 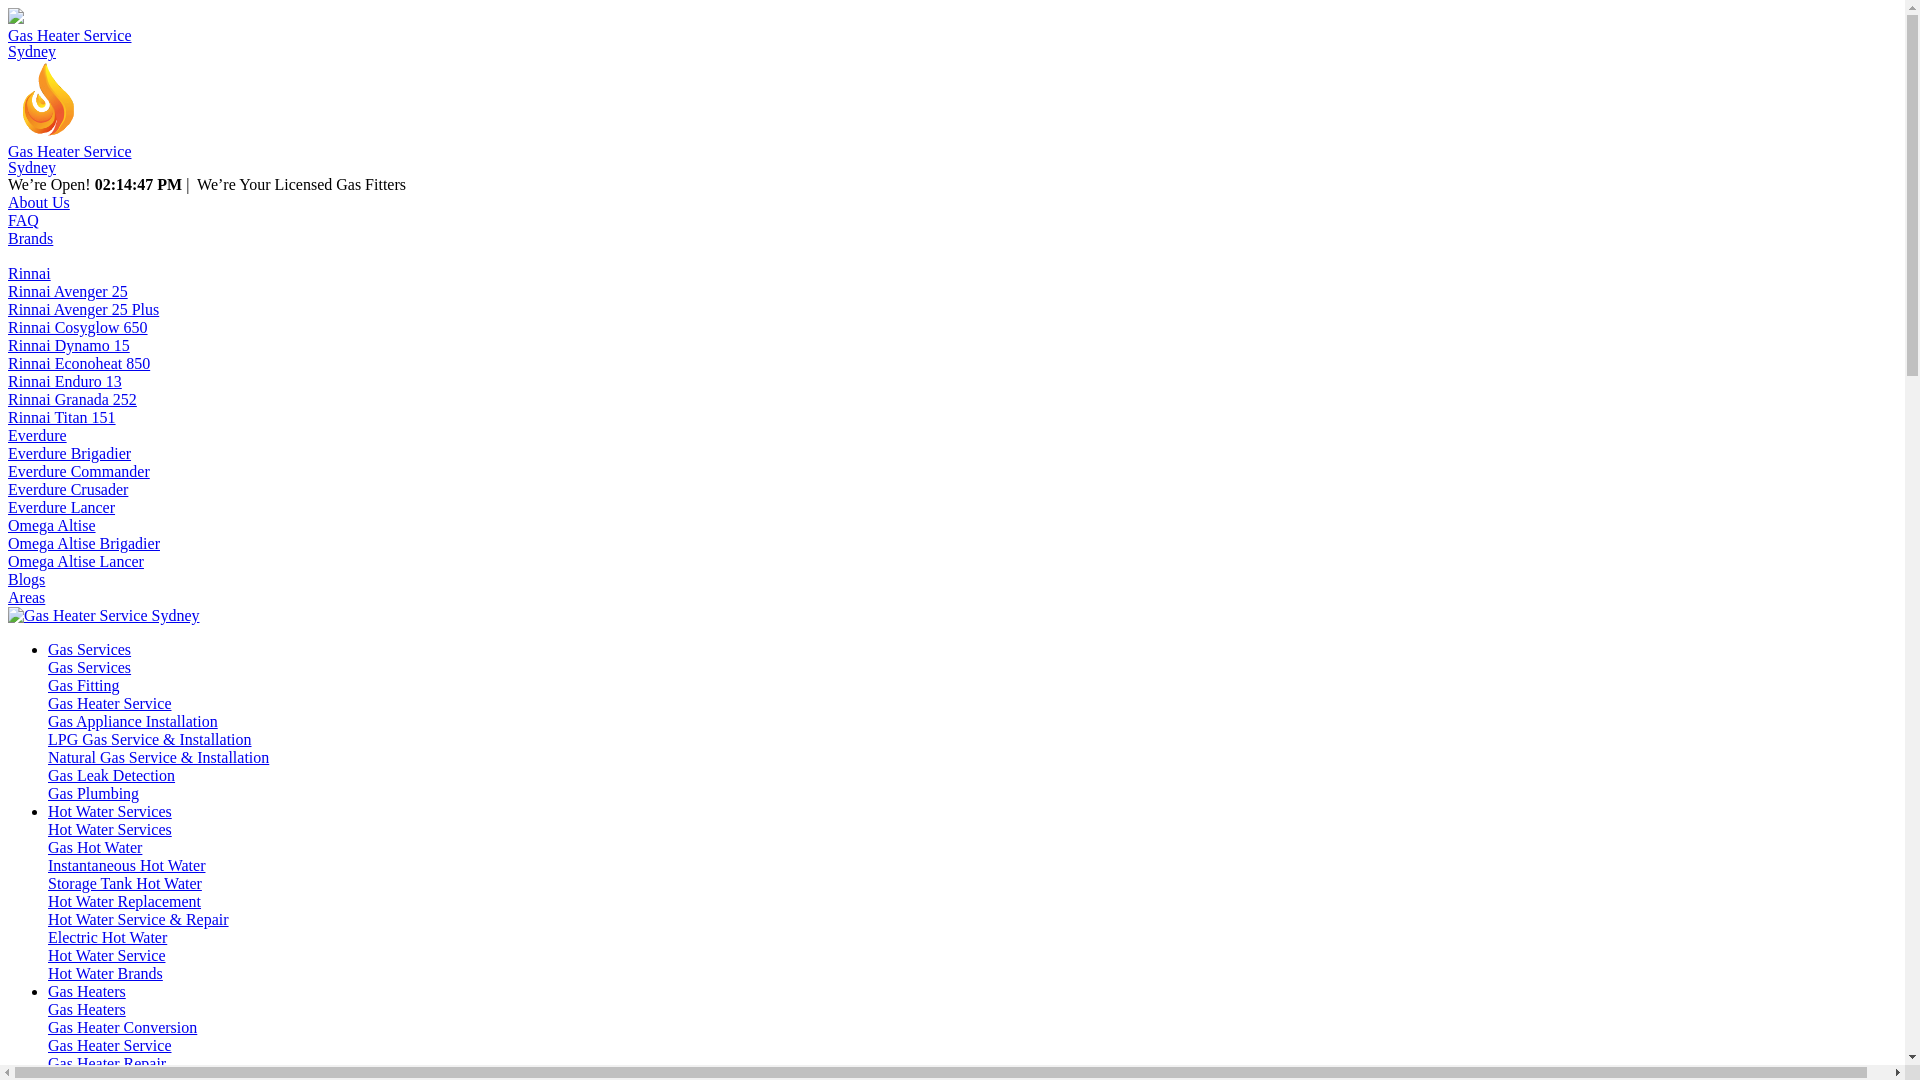 I want to click on 'Brands', so click(x=30, y=237).